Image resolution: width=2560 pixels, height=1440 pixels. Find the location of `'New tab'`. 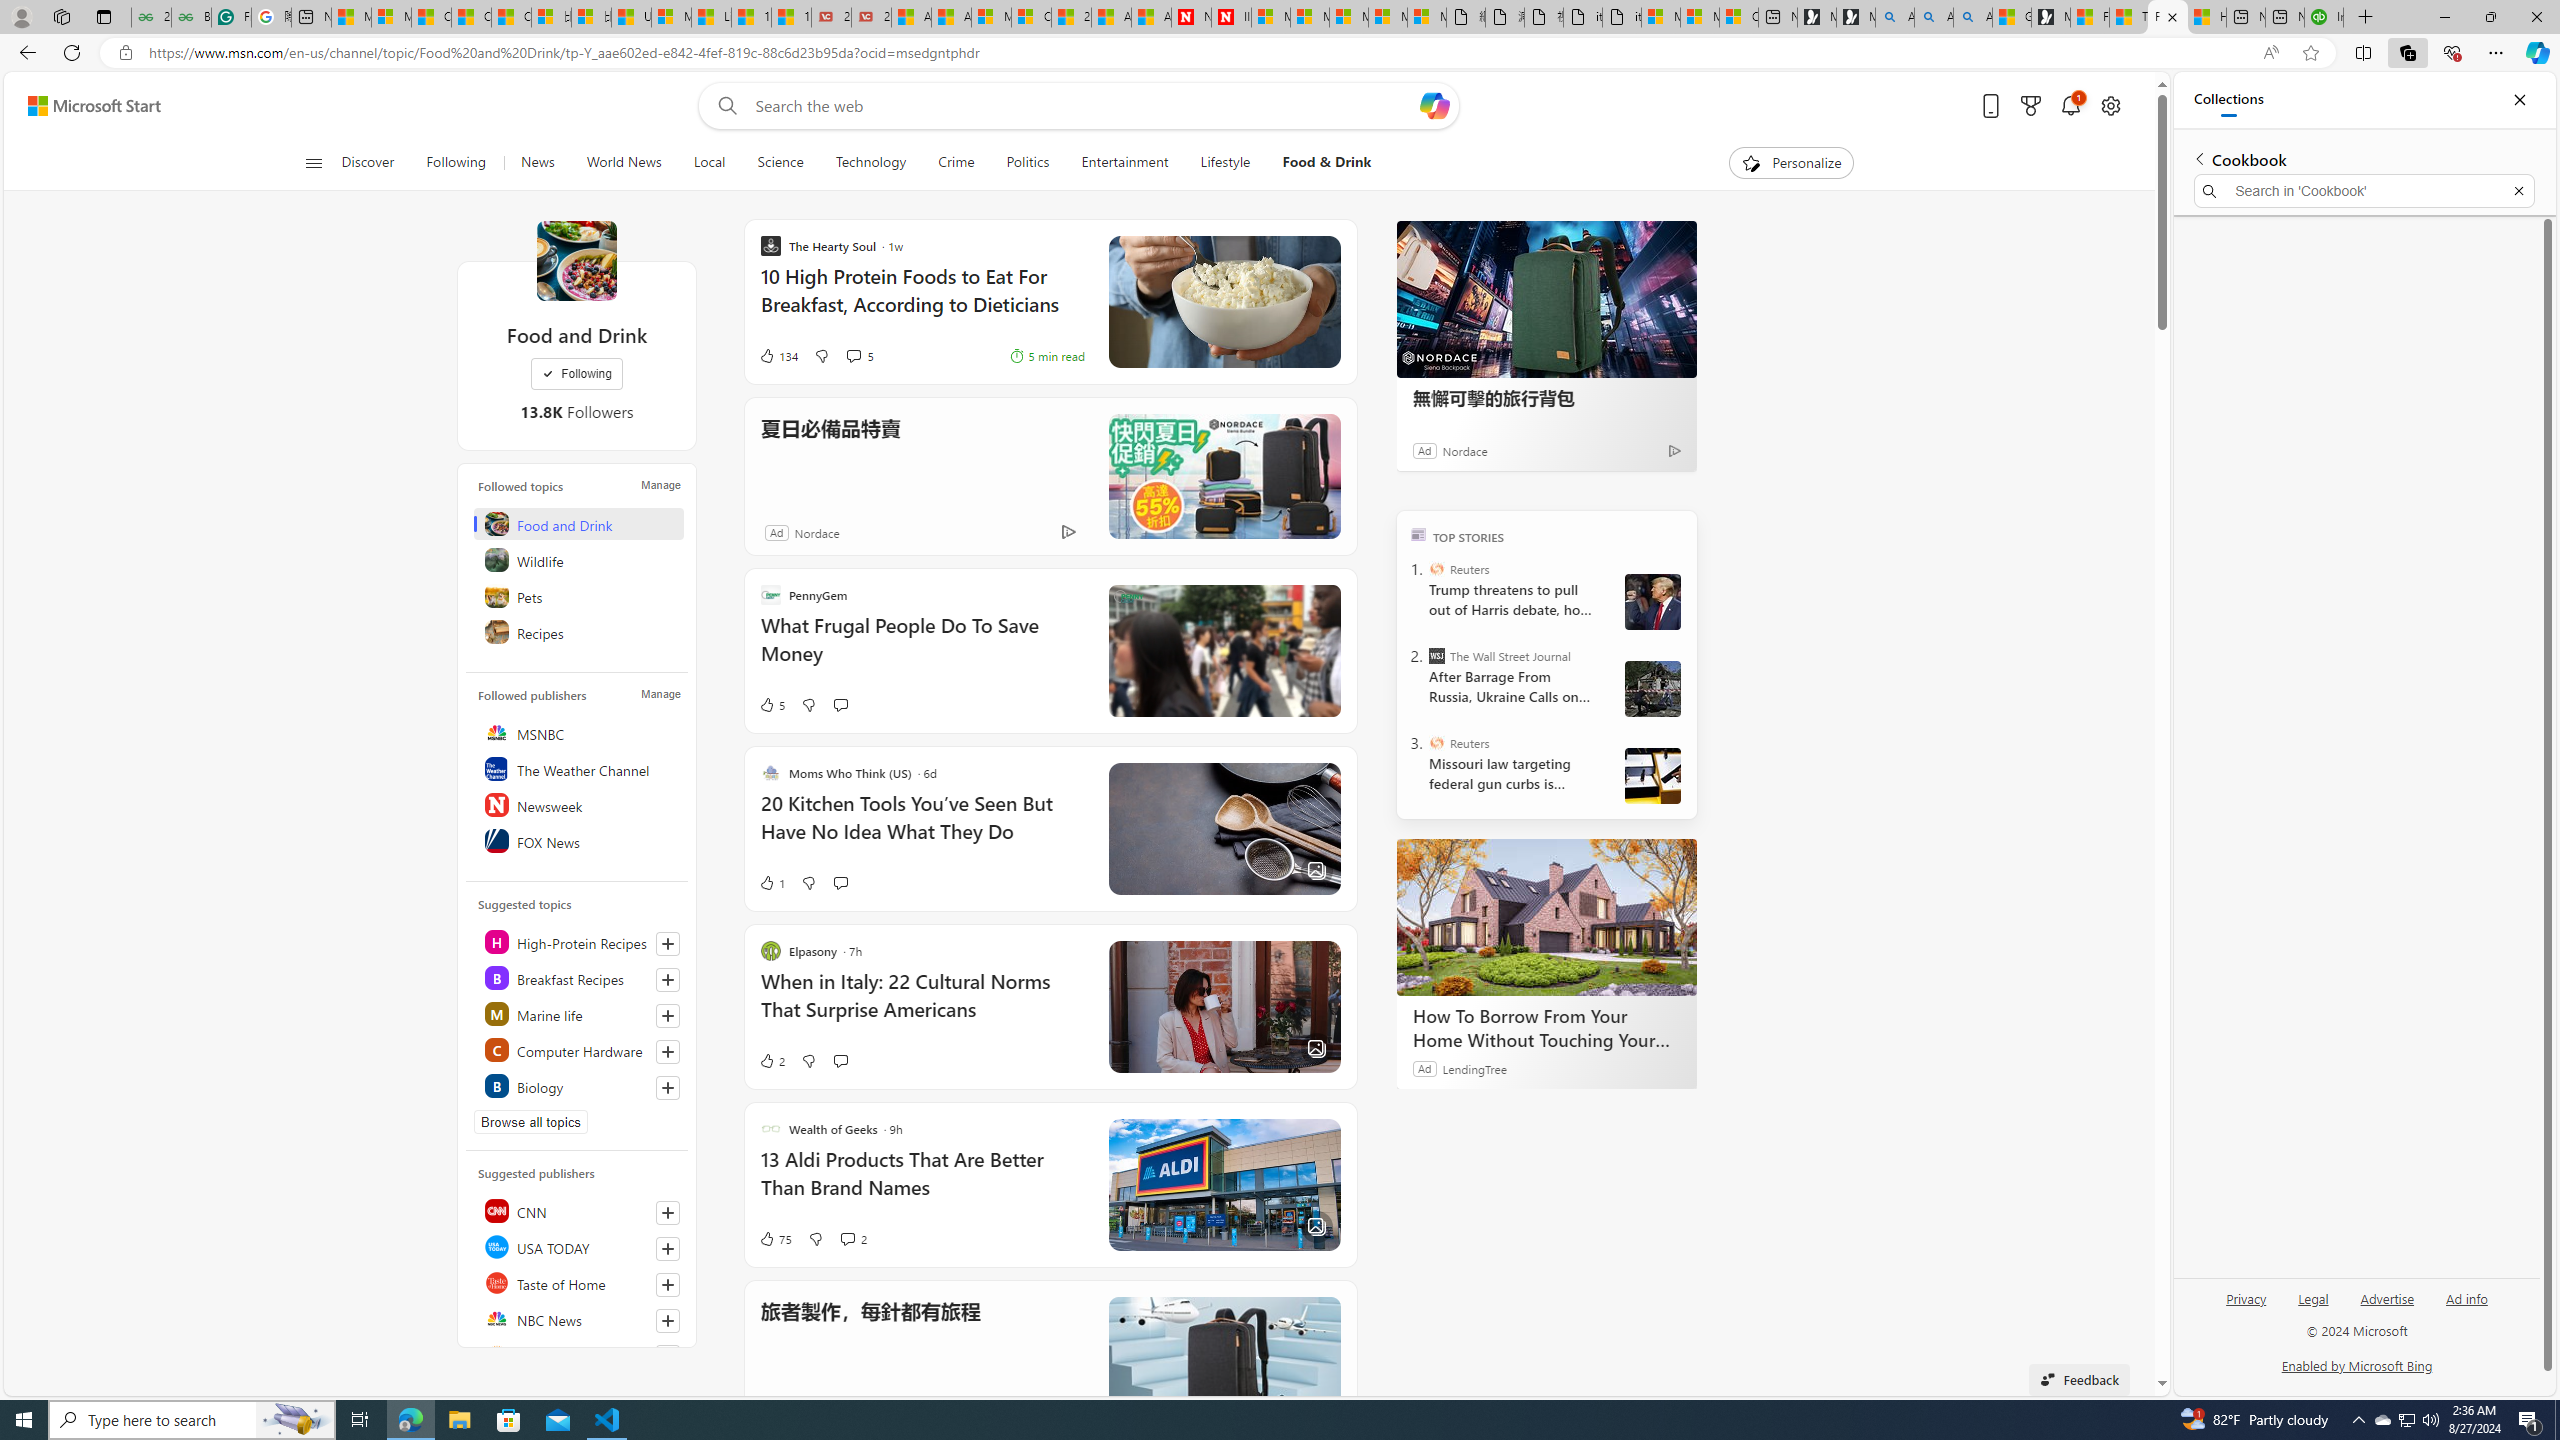

'New tab' is located at coordinates (2286, 16).